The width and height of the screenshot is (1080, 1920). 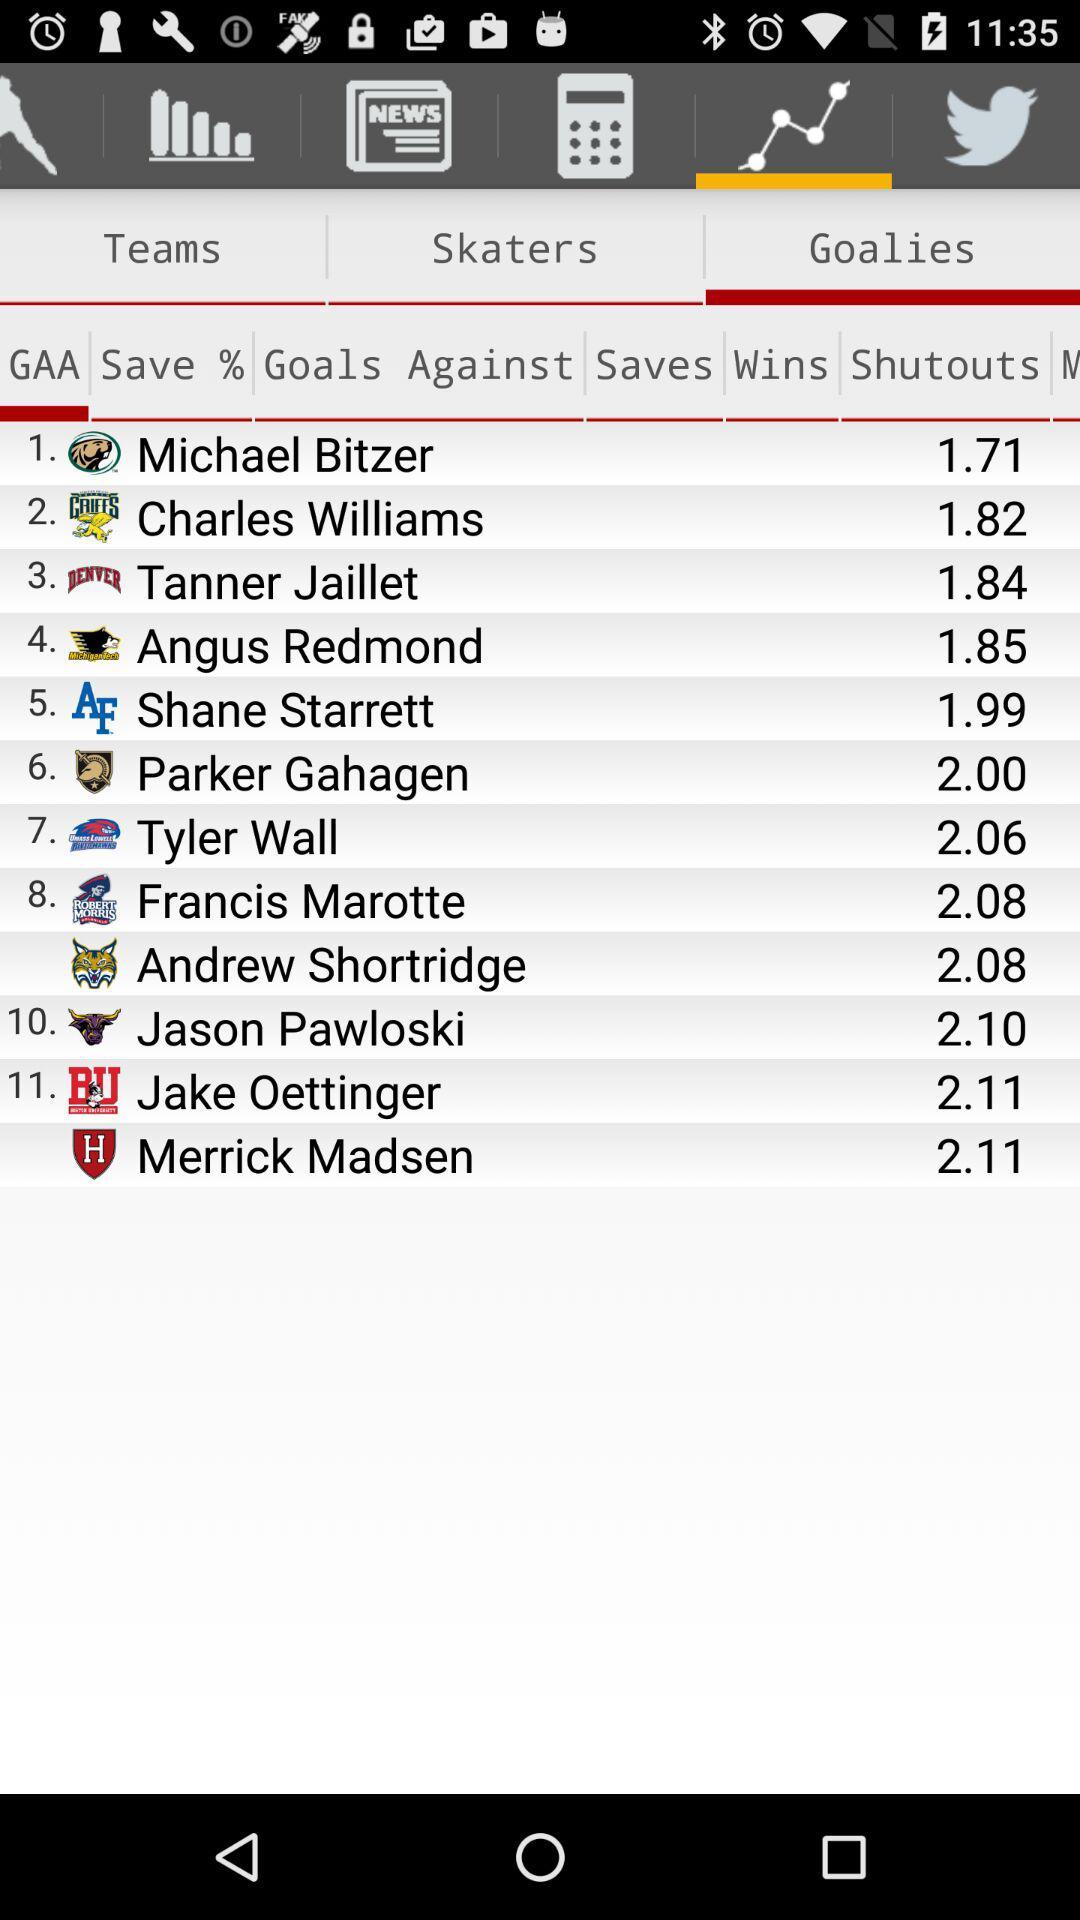 I want to click on the gaa item, so click(x=44, y=363).